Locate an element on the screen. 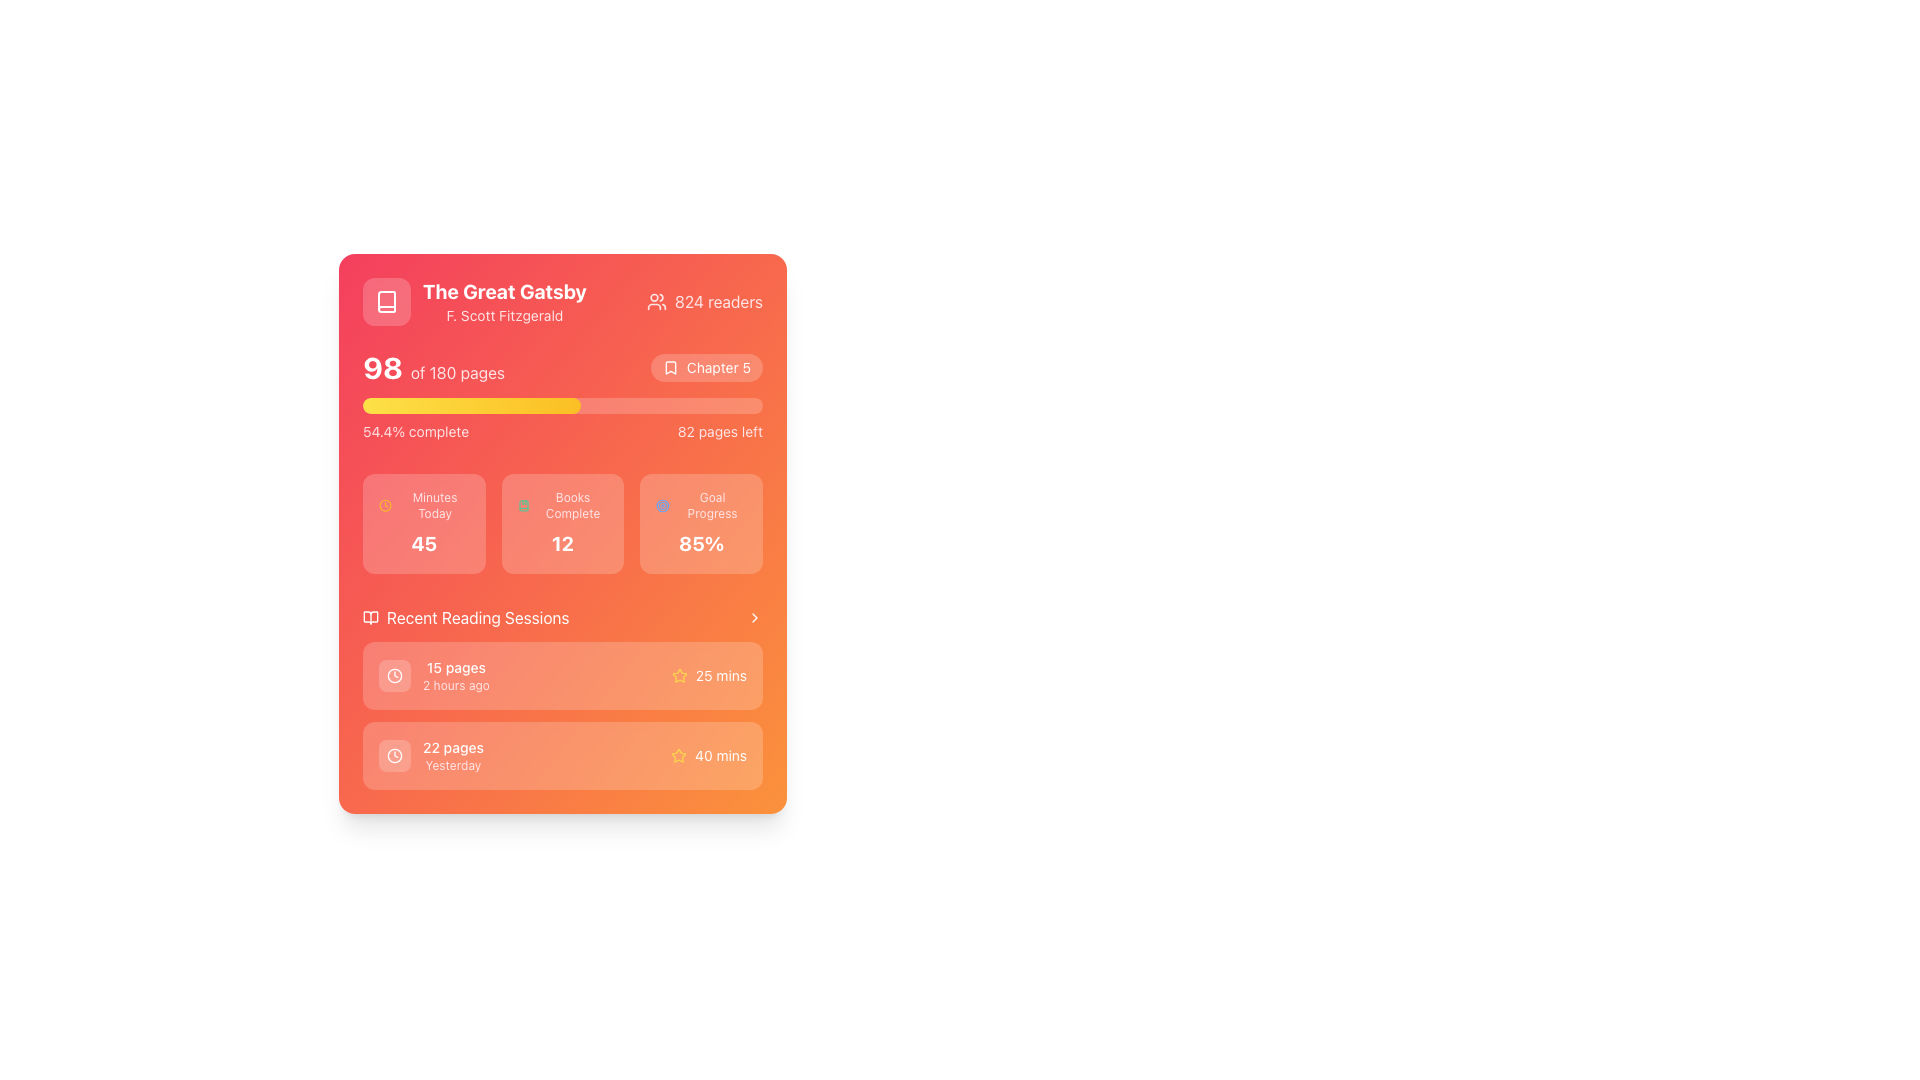 The width and height of the screenshot is (1920, 1080). the Text Display element containing the title 'The Great Gatsby' and subtitle 'F. Scott Fitzgerald', which is styled boldly and located in the top-left corner of the card interface is located at coordinates (473, 301).